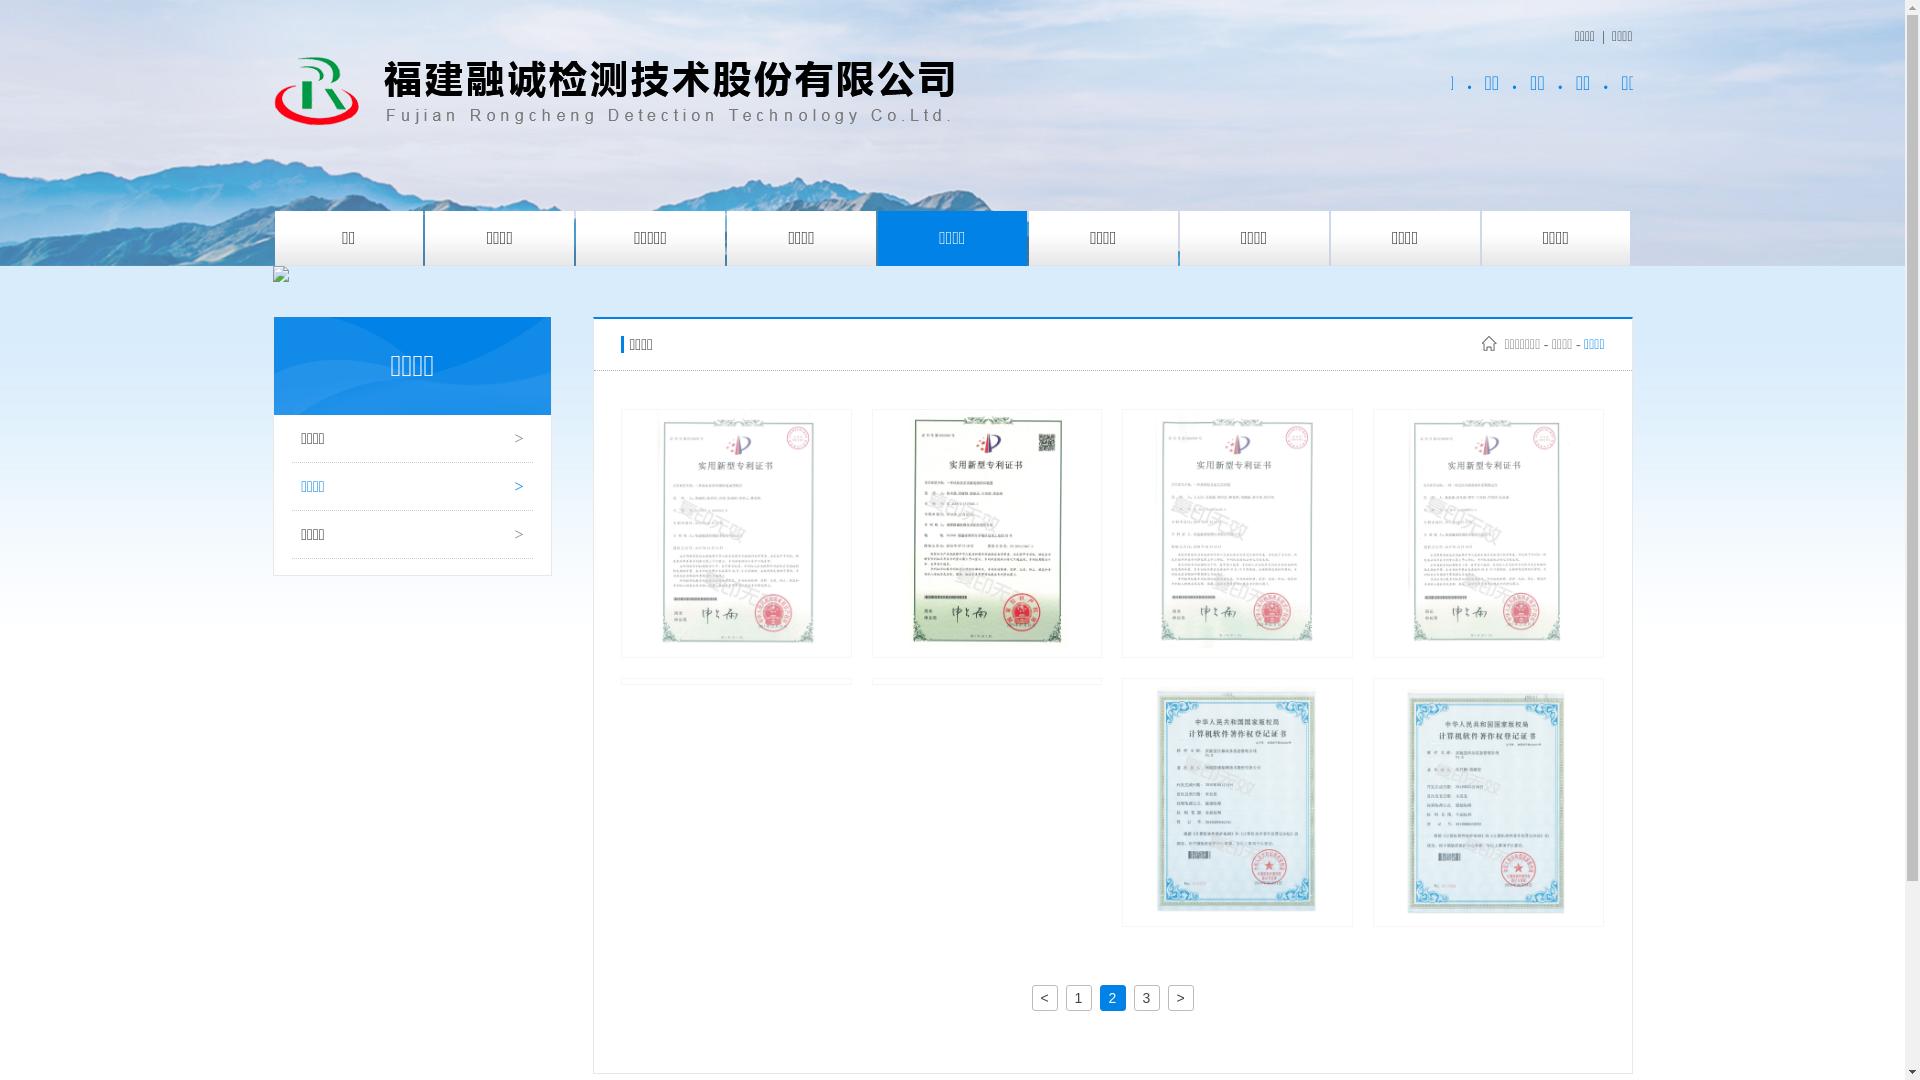 This screenshot has height=1080, width=1920. What do you see at coordinates (1064, 998) in the screenshot?
I see `'1'` at bounding box center [1064, 998].